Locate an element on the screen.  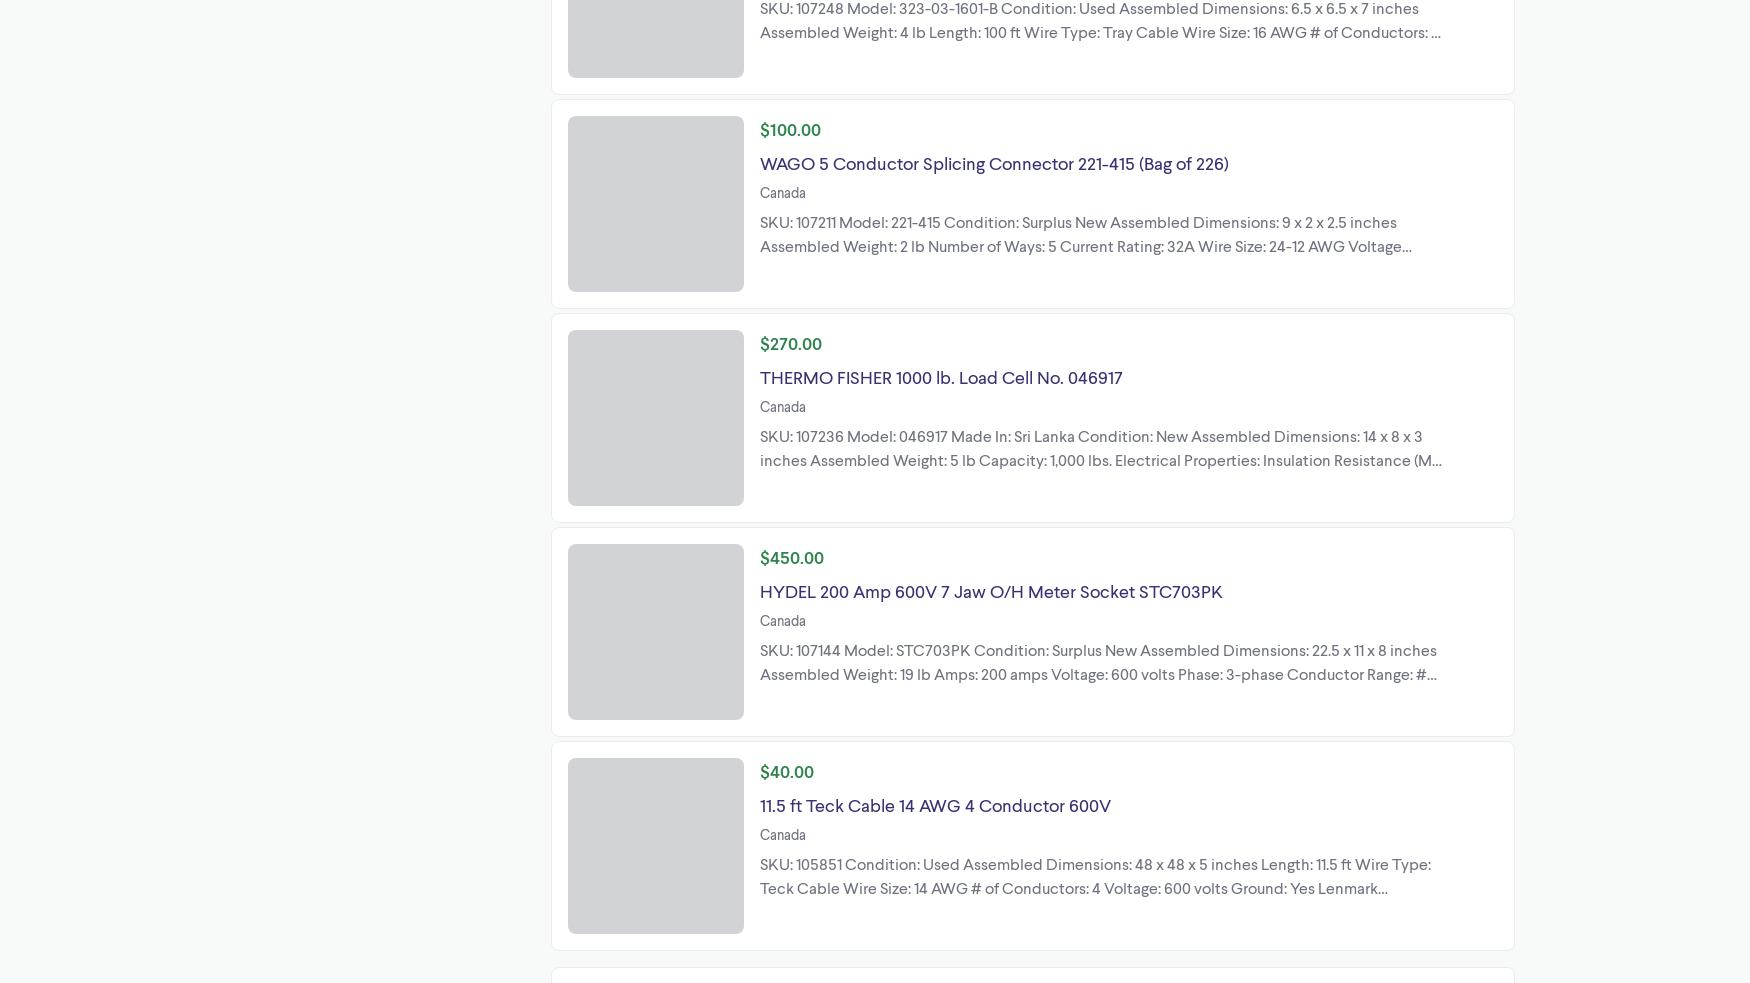
'$270.00' is located at coordinates (759, 340).